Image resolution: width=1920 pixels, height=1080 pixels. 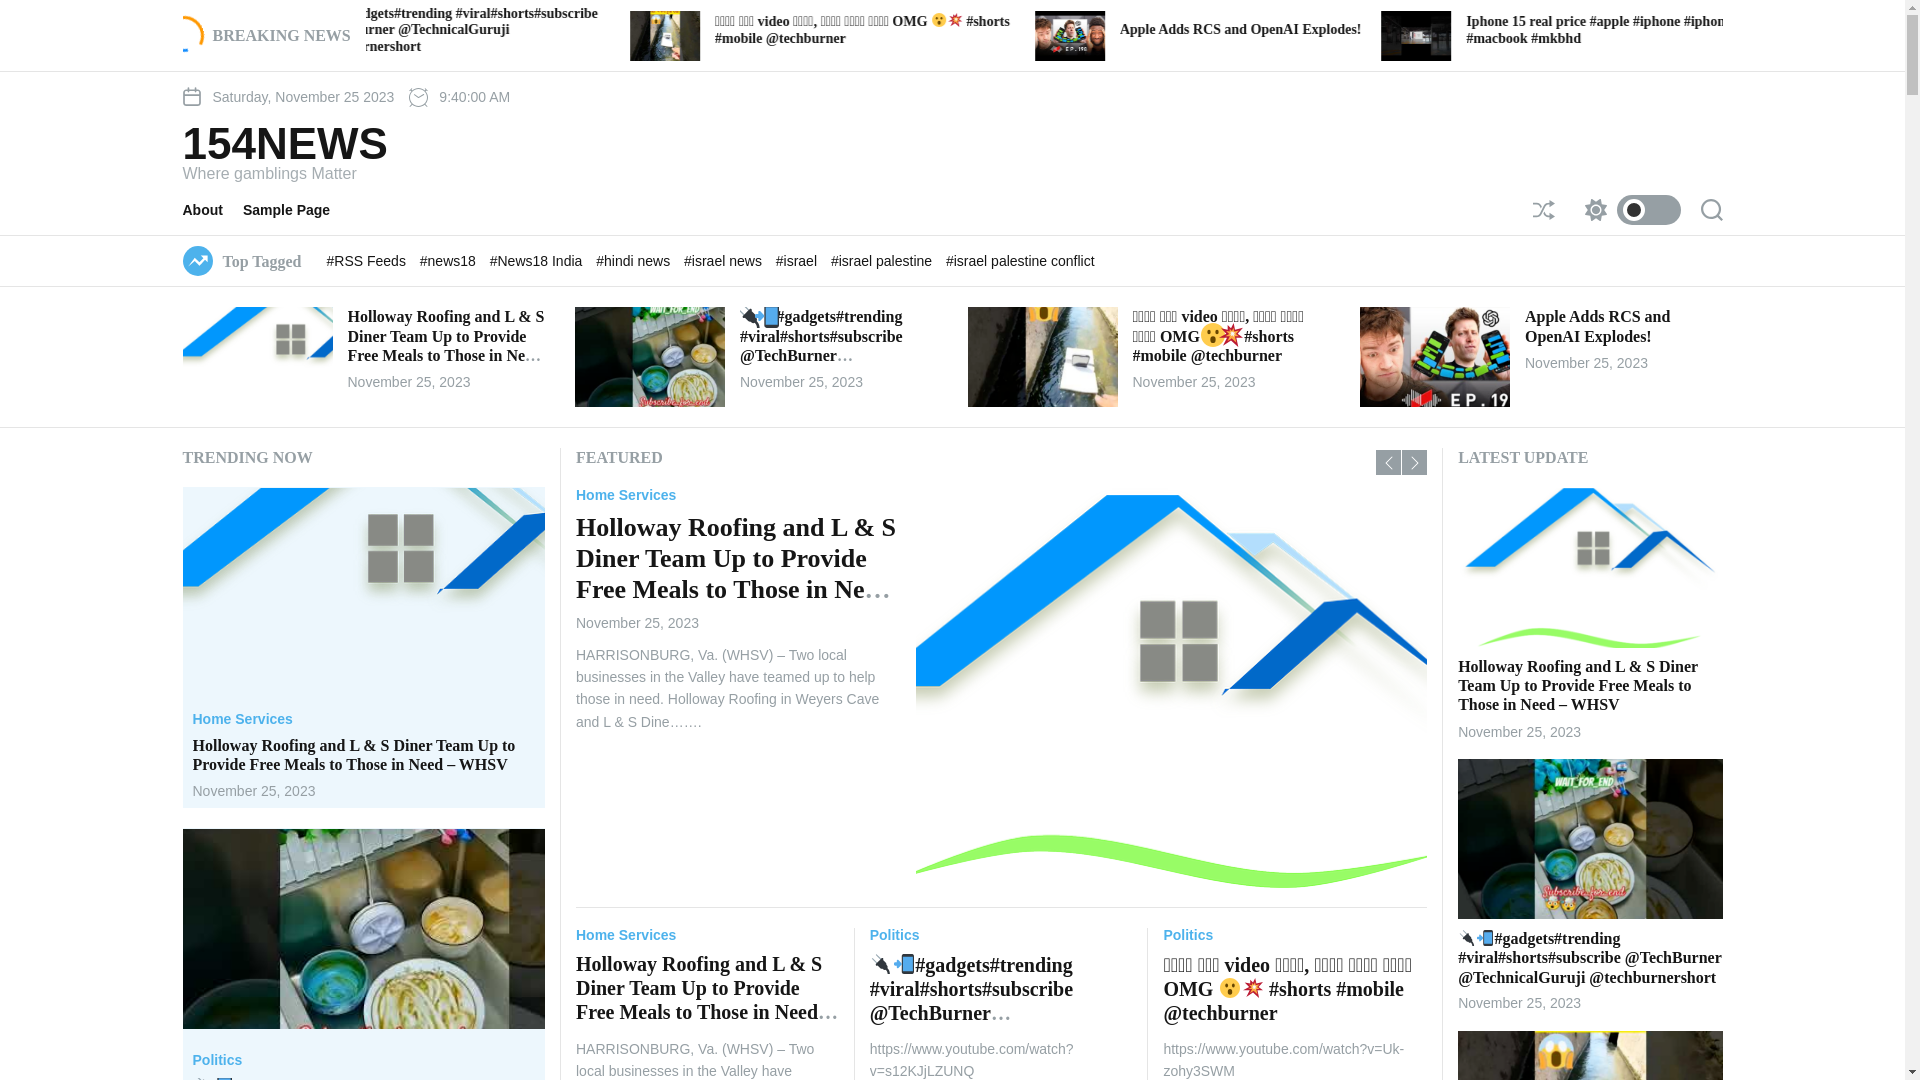 I want to click on '#israel palestine', so click(x=882, y=260).